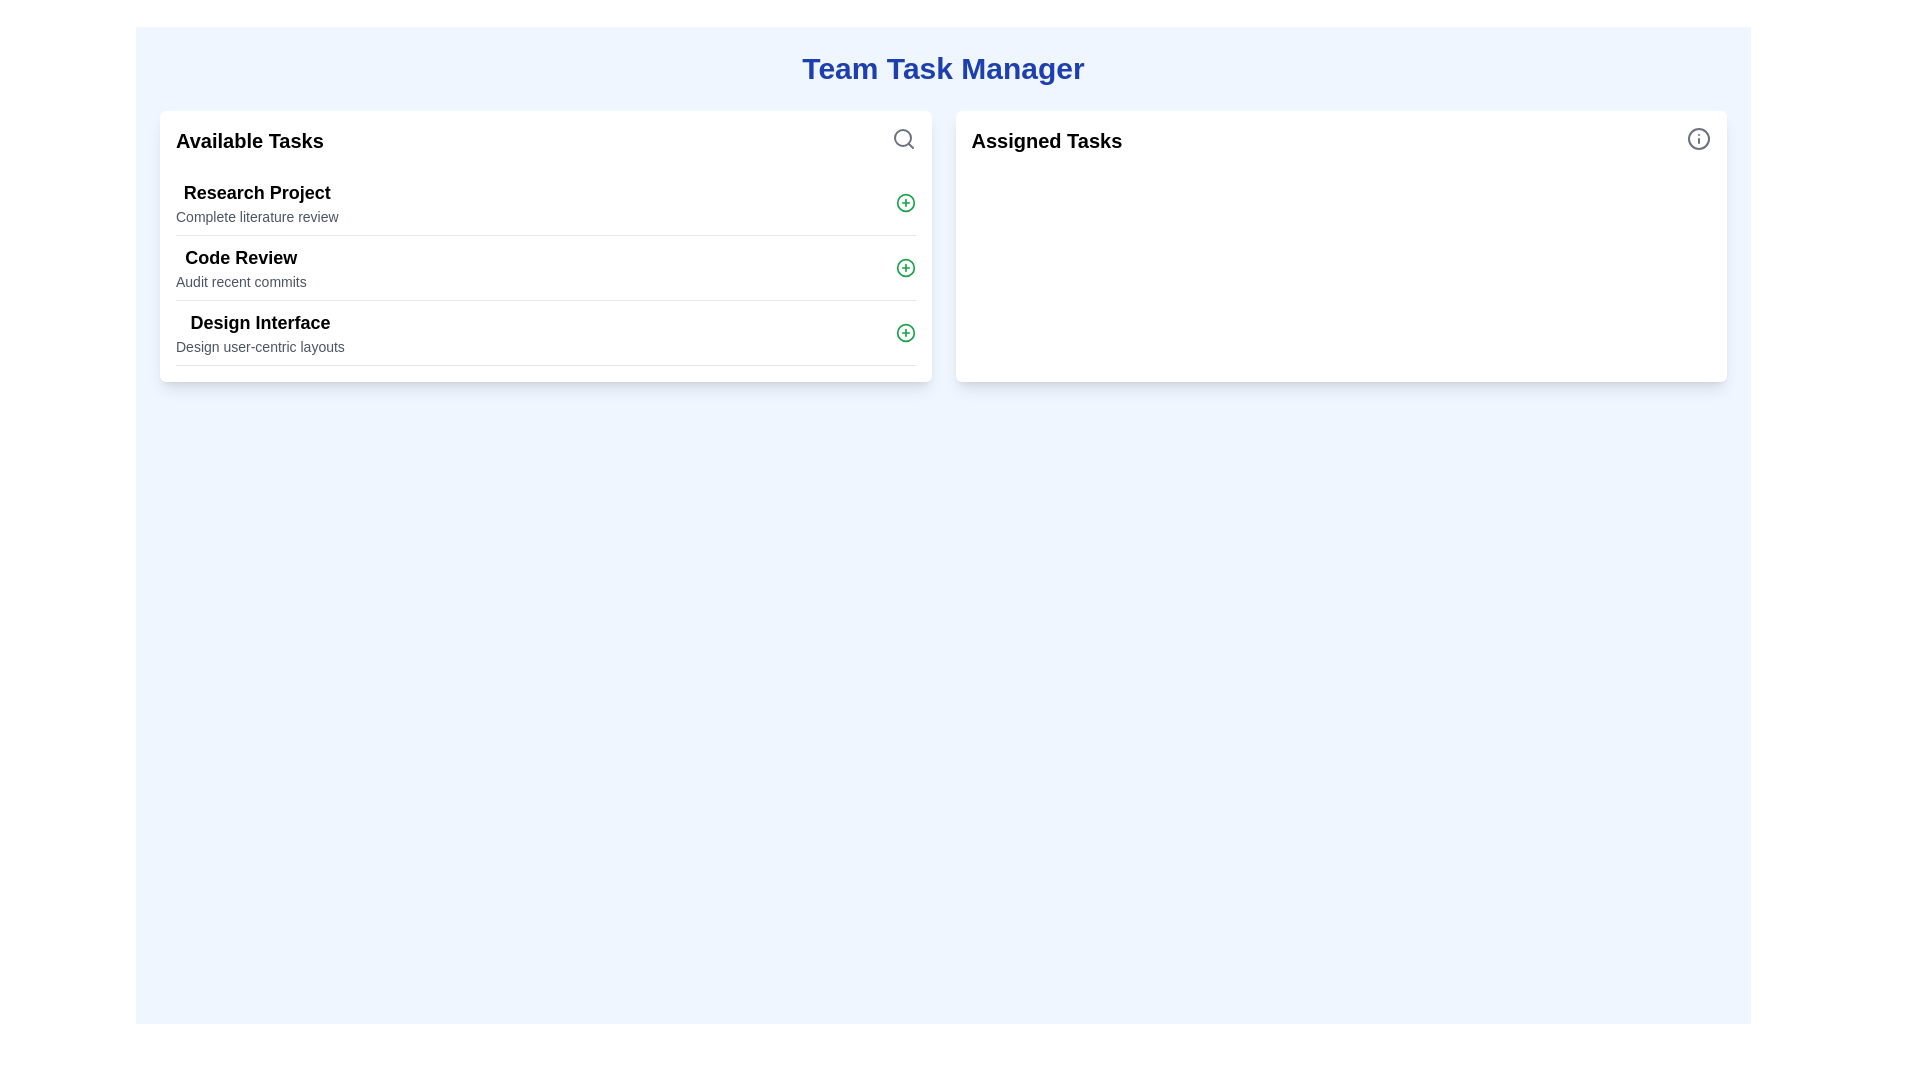 This screenshot has height=1080, width=1920. Describe the element at coordinates (904, 266) in the screenshot. I see `the green circular button with a plus icon located in the bottom-right corner of the 'Code Review' task row in the 'Available Tasks' section` at that location.